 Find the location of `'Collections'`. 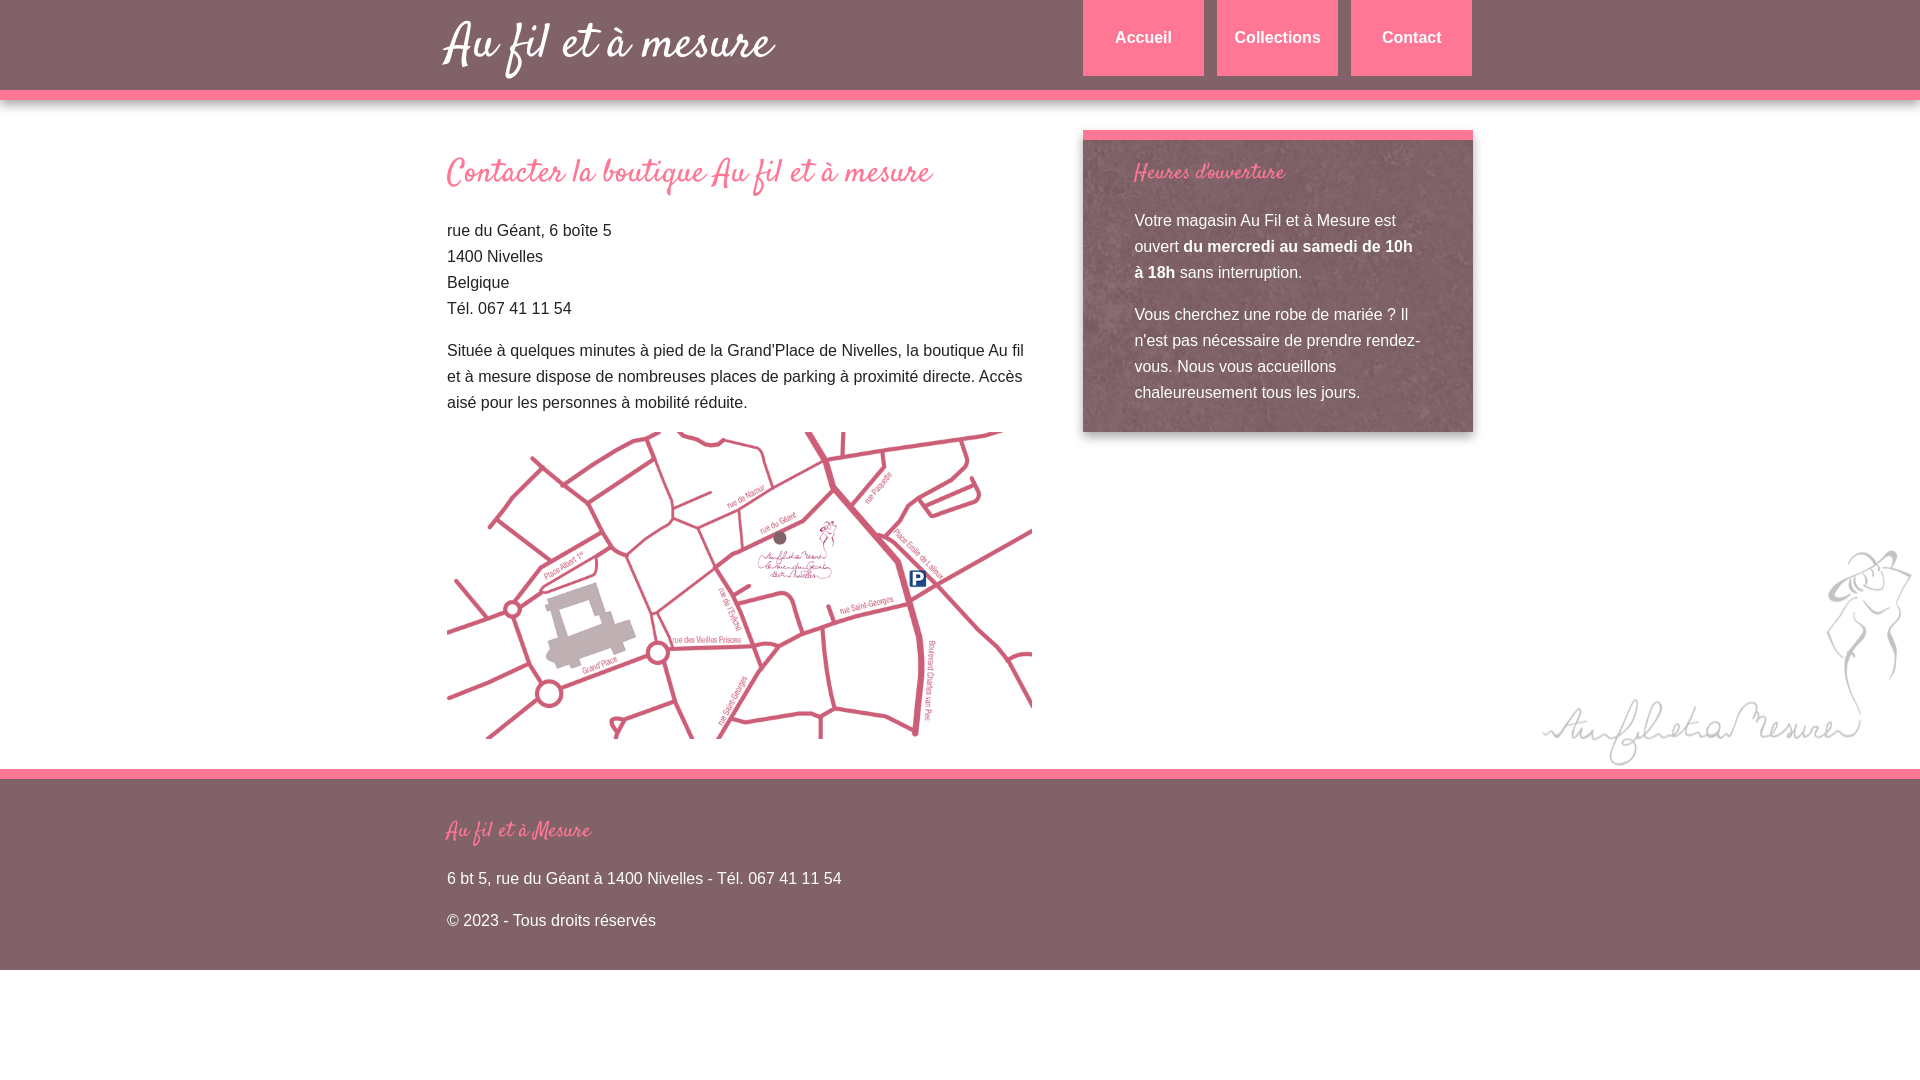

'Collections' is located at coordinates (1276, 38).